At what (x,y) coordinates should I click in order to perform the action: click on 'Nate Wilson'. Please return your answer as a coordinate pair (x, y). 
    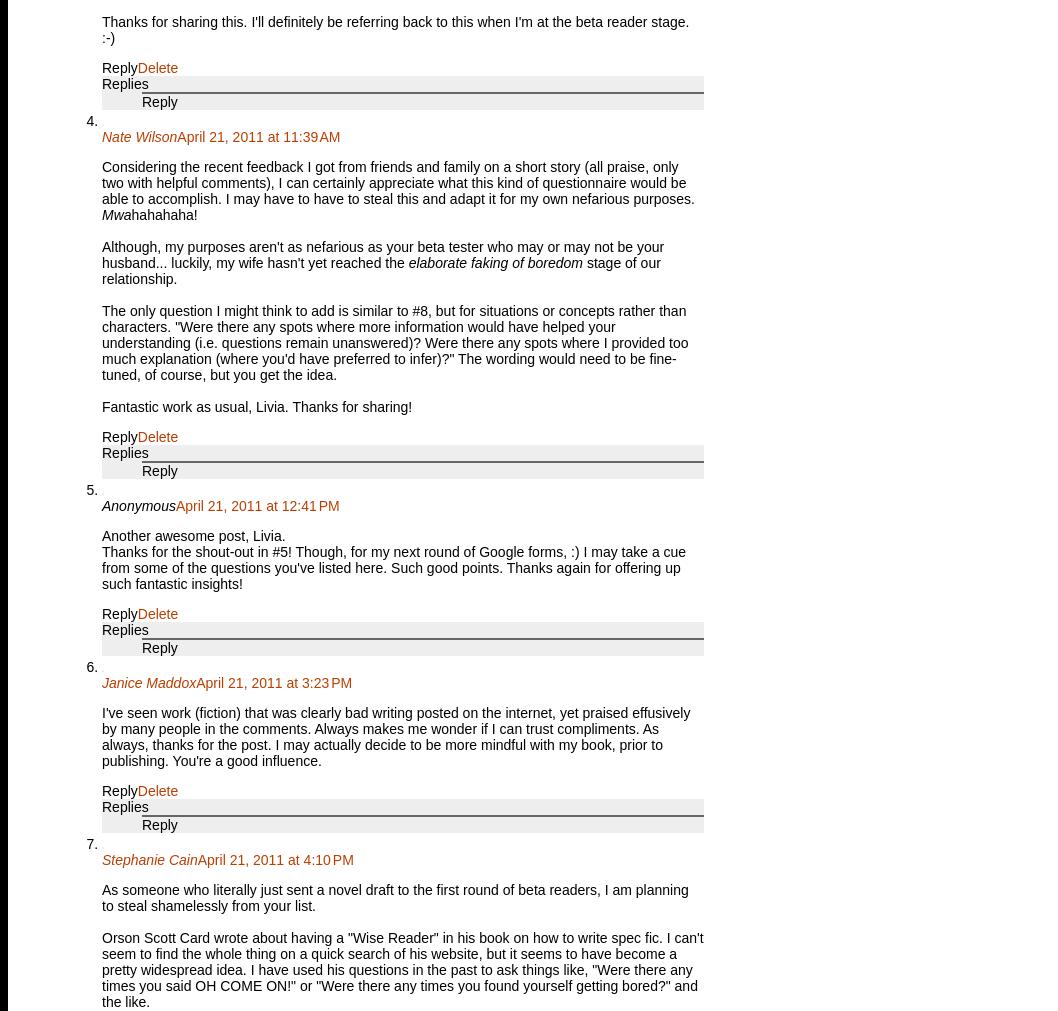
    Looking at the image, I should click on (138, 135).